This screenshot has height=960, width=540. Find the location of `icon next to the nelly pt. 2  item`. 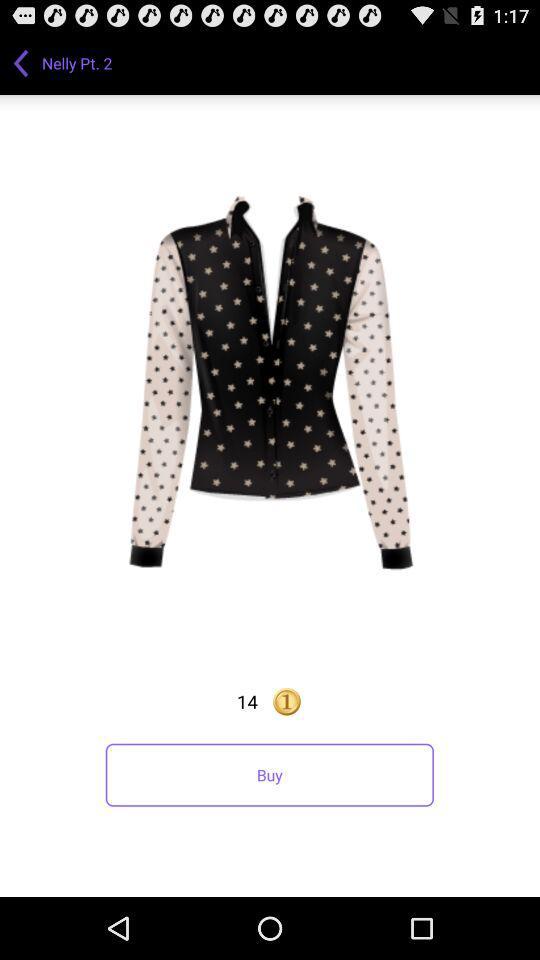

icon next to the nelly pt. 2  item is located at coordinates (20, 62).